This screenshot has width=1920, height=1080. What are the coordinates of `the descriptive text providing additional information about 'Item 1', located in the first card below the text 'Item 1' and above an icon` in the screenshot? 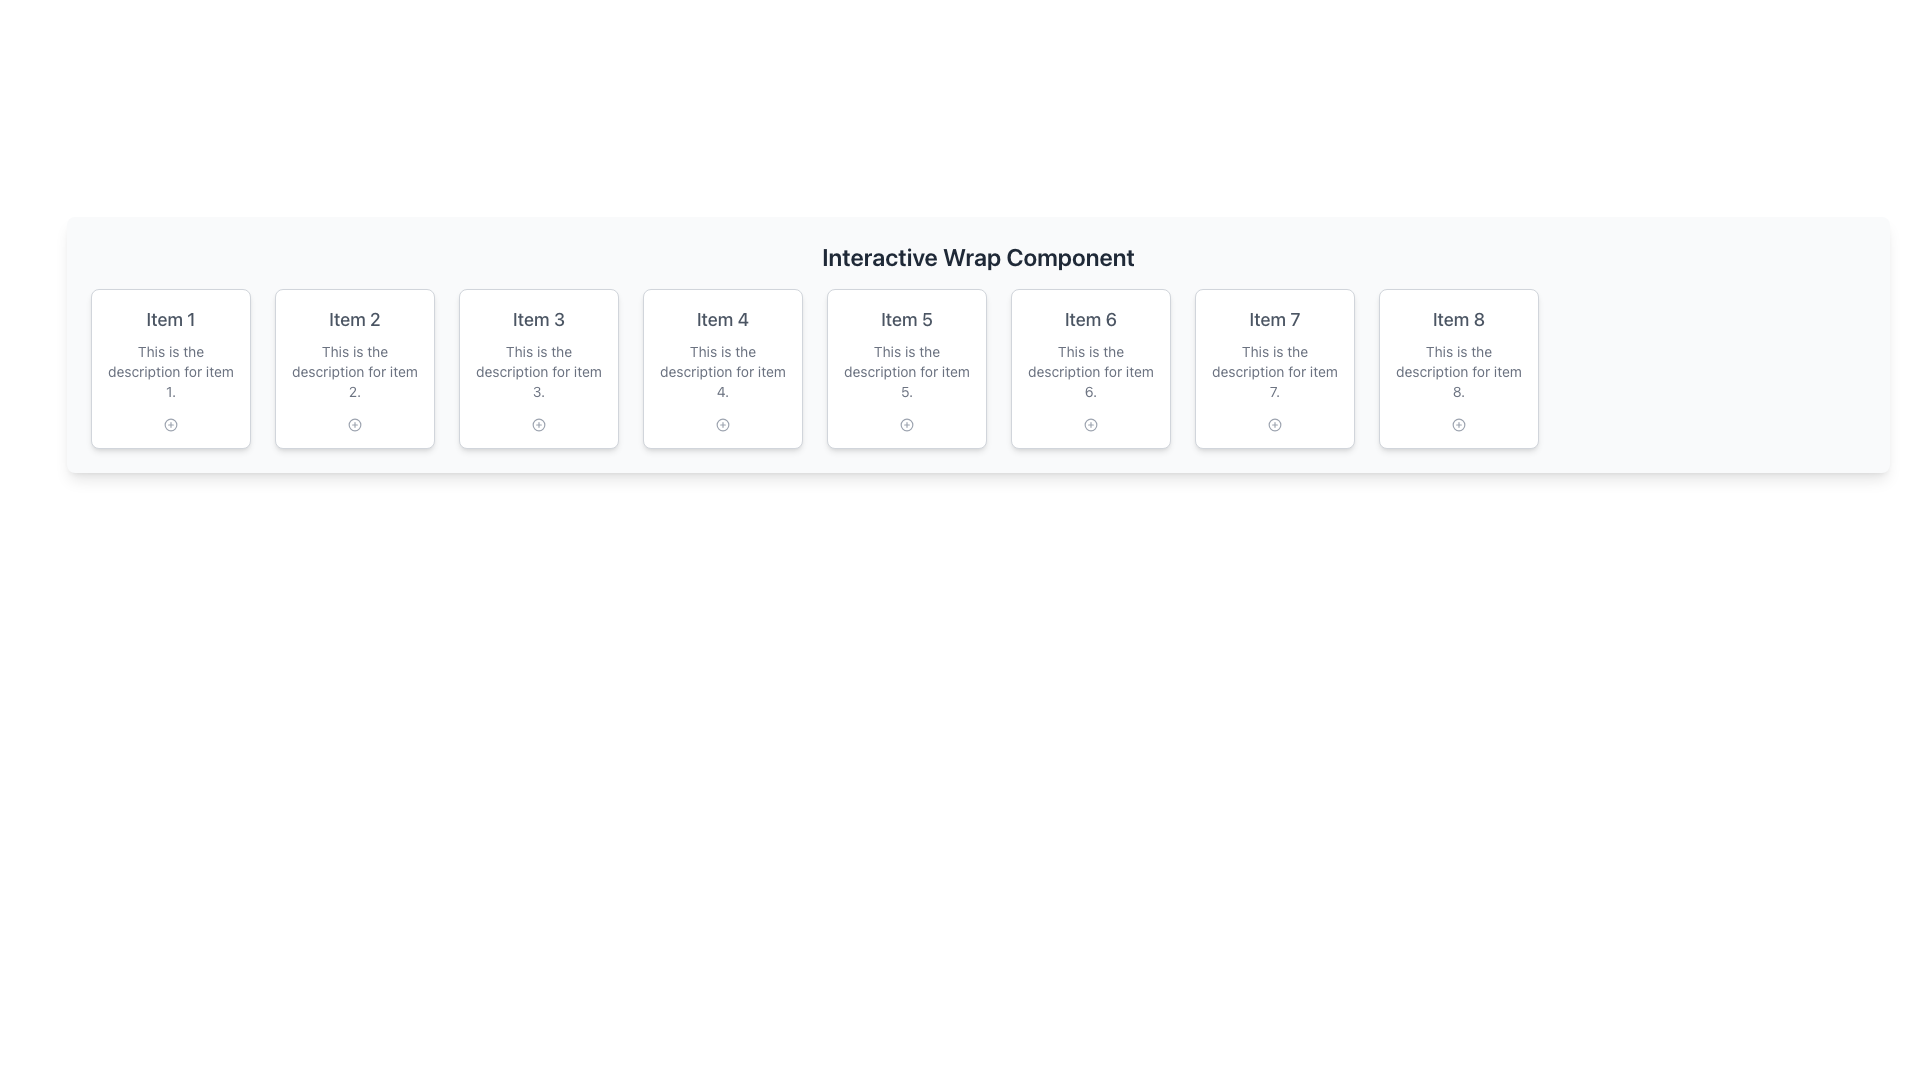 It's located at (171, 371).